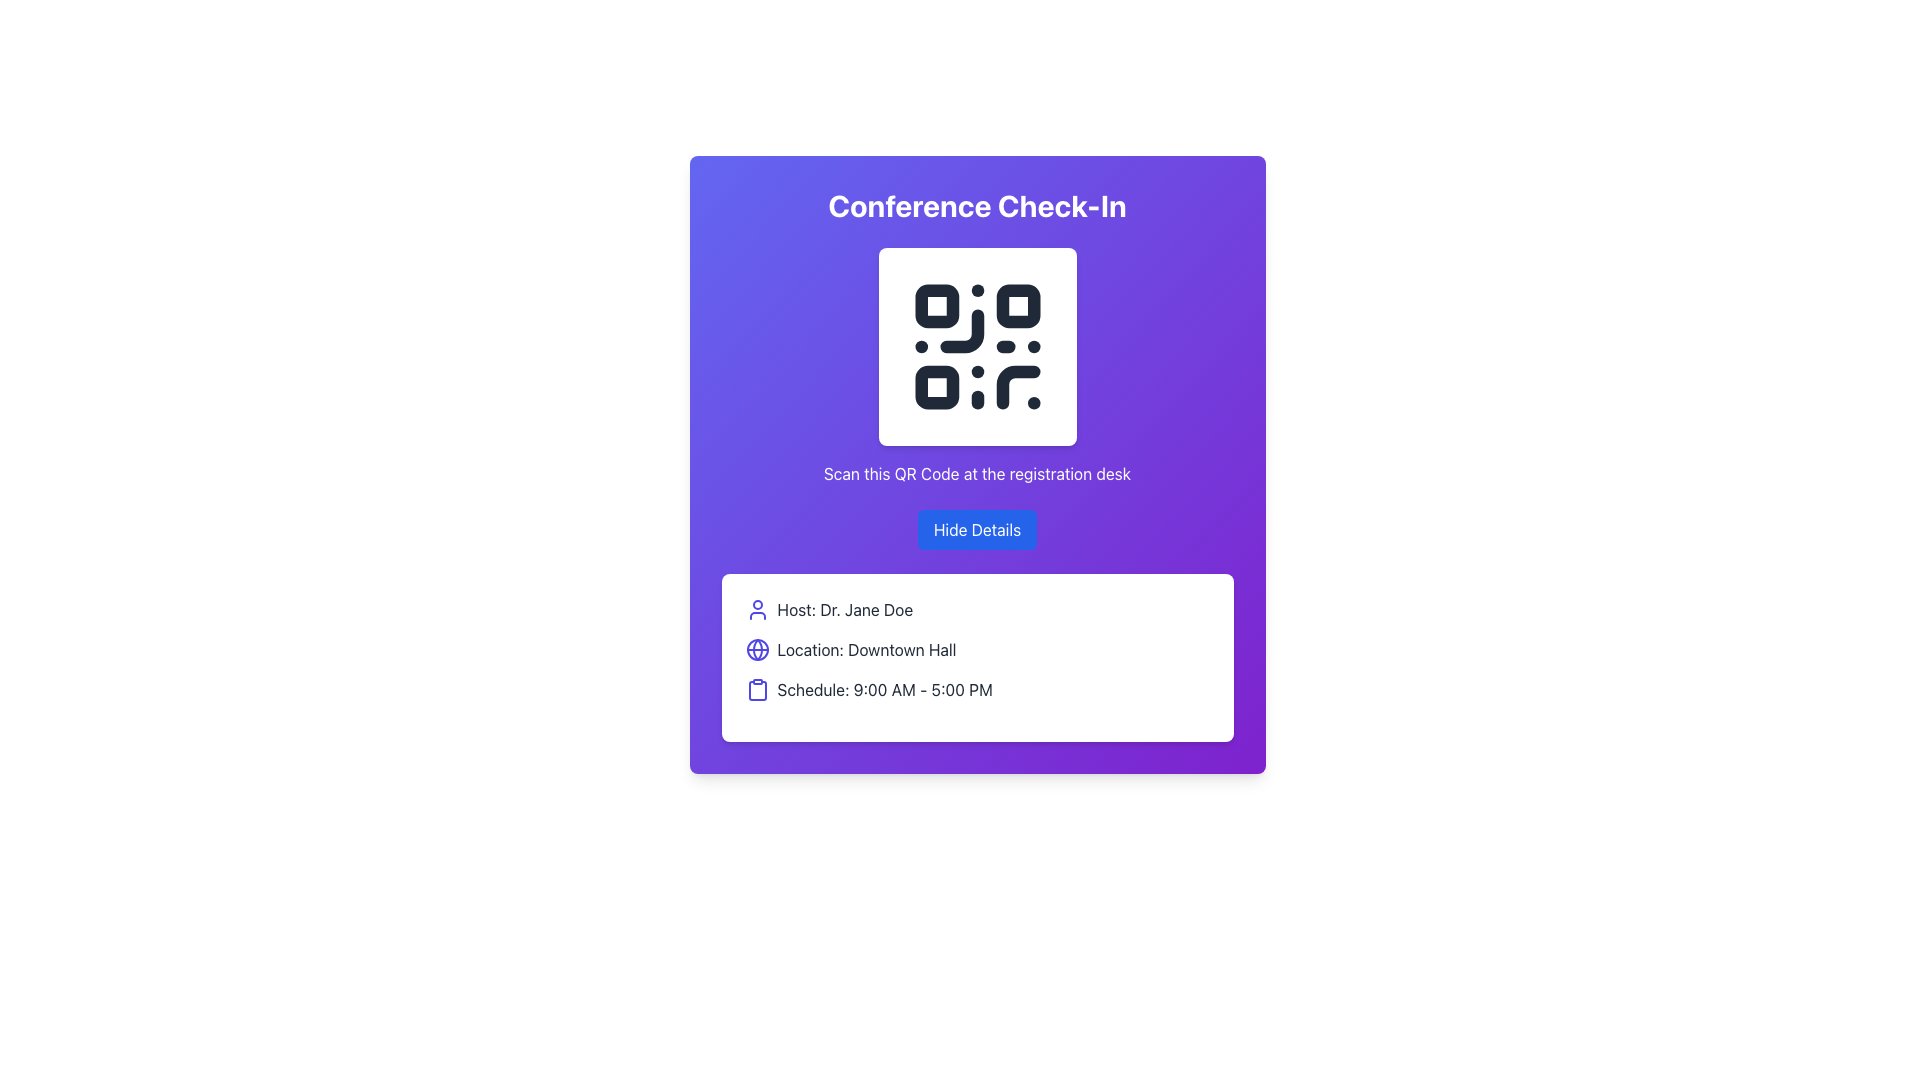 The height and width of the screenshot is (1080, 1920). What do you see at coordinates (977, 528) in the screenshot?
I see `the button located below the text 'Scan this QR Code at the registration desk' to hide the details about the event, which include the host, location, and schedule` at bounding box center [977, 528].